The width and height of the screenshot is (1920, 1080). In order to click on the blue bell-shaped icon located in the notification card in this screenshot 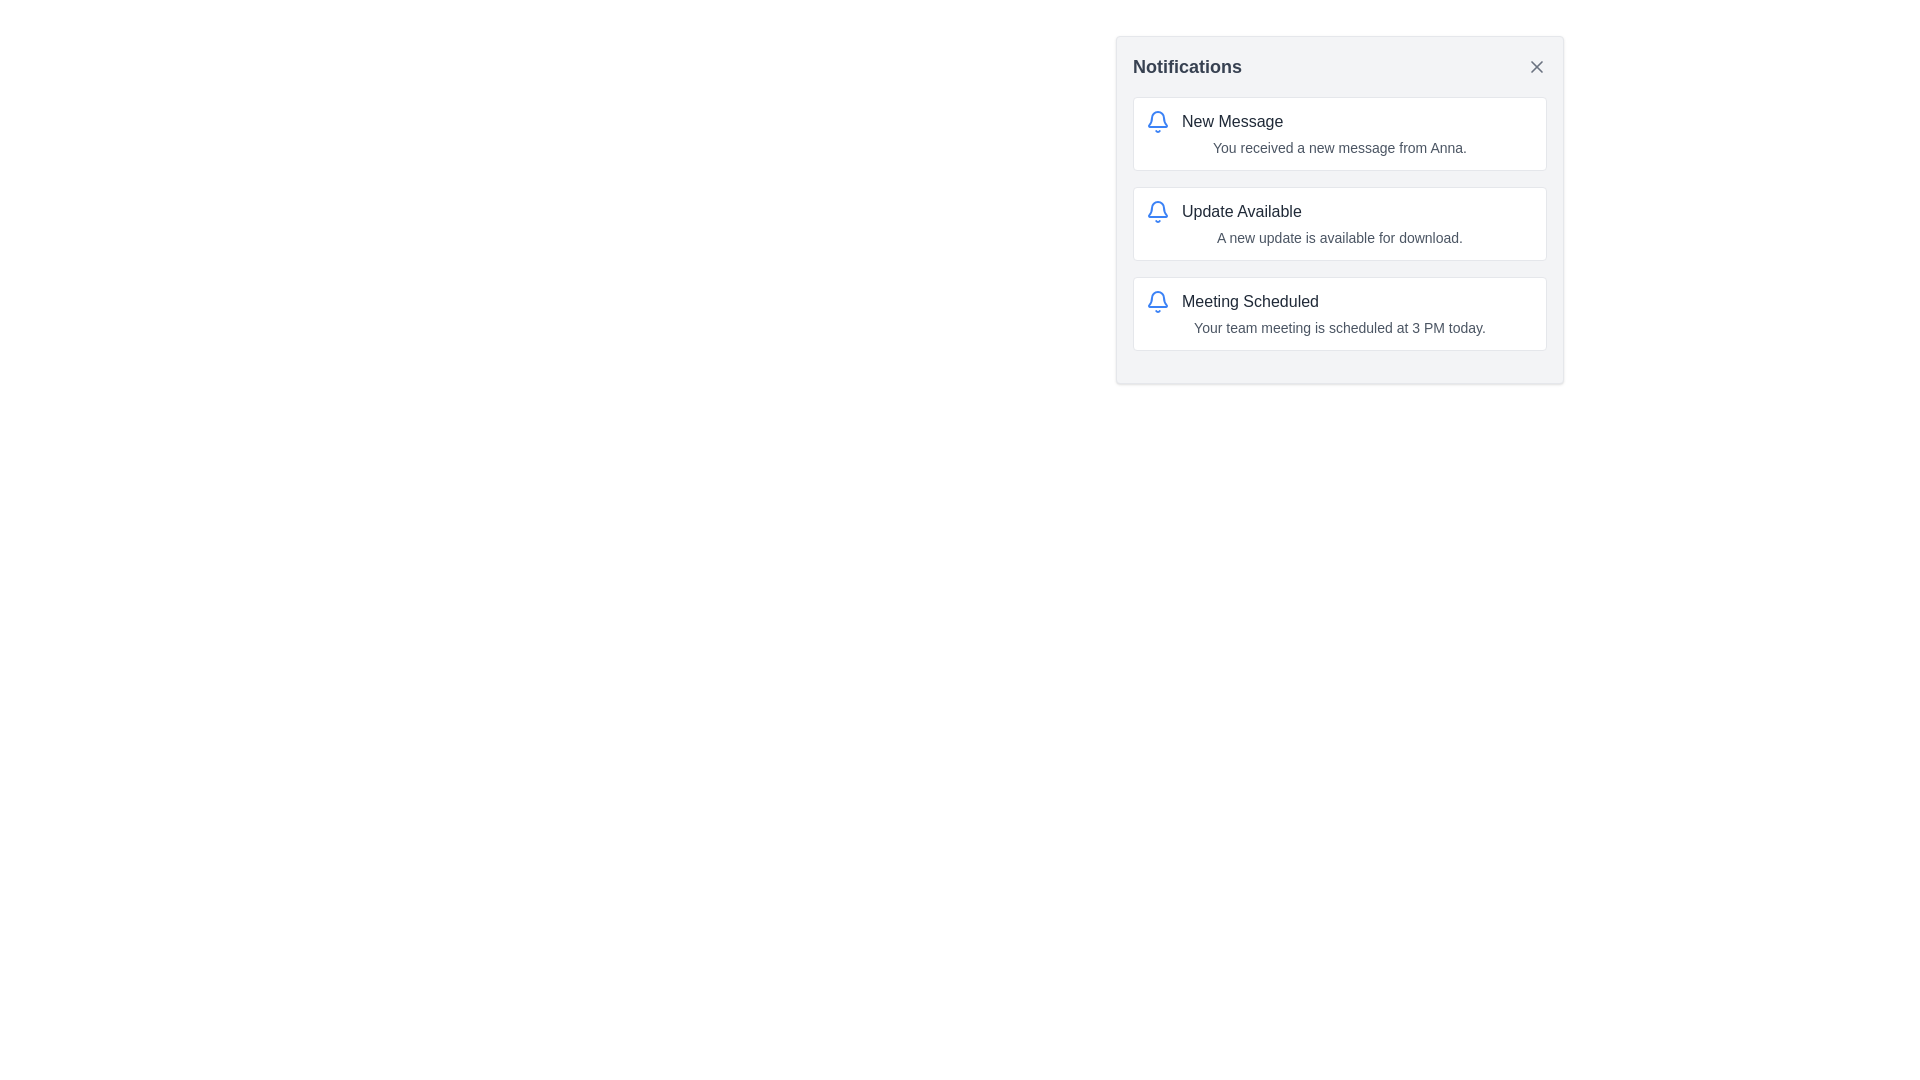, I will do `click(1157, 122)`.